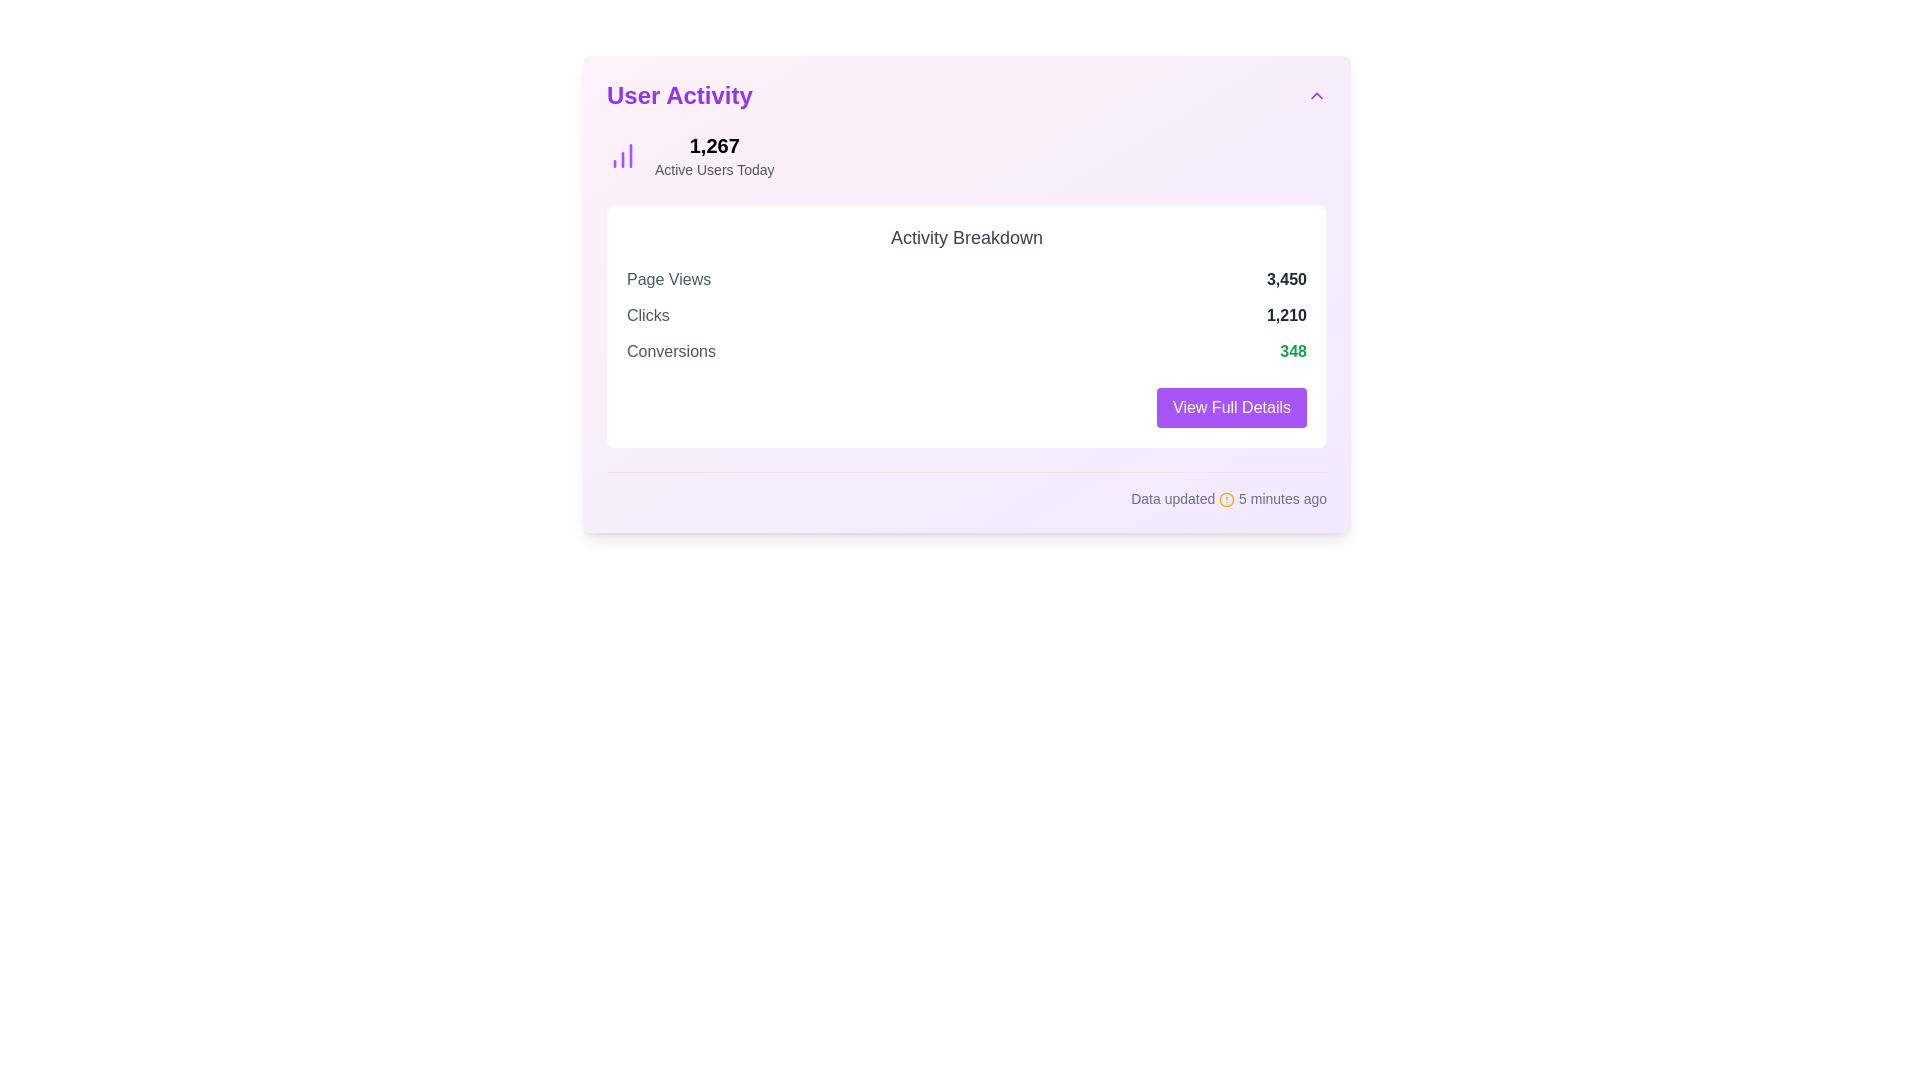  What do you see at coordinates (1316, 96) in the screenshot?
I see `the purple chevron-shaped button pointing upwards located at the top-right corner of the 'User Activity' section` at bounding box center [1316, 96].